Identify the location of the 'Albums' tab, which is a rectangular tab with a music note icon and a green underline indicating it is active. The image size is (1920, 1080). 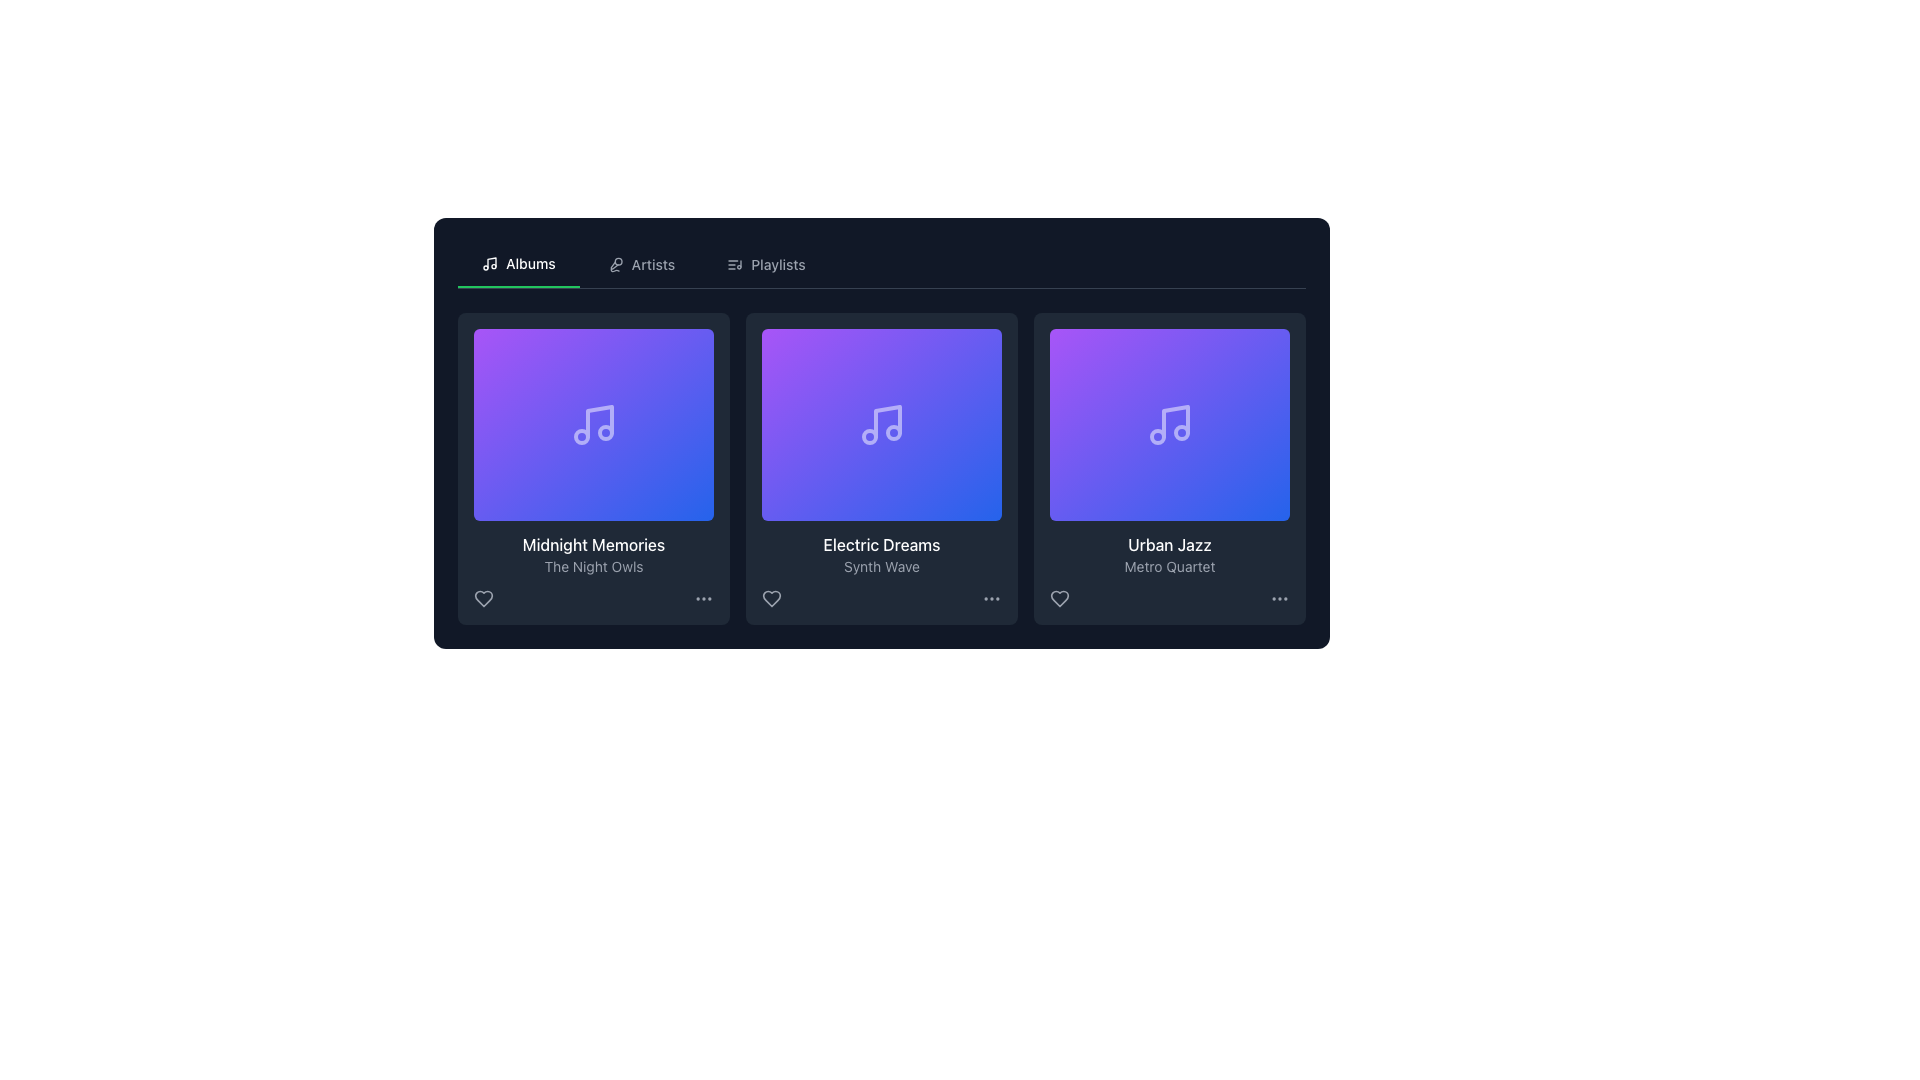
(518, 264).